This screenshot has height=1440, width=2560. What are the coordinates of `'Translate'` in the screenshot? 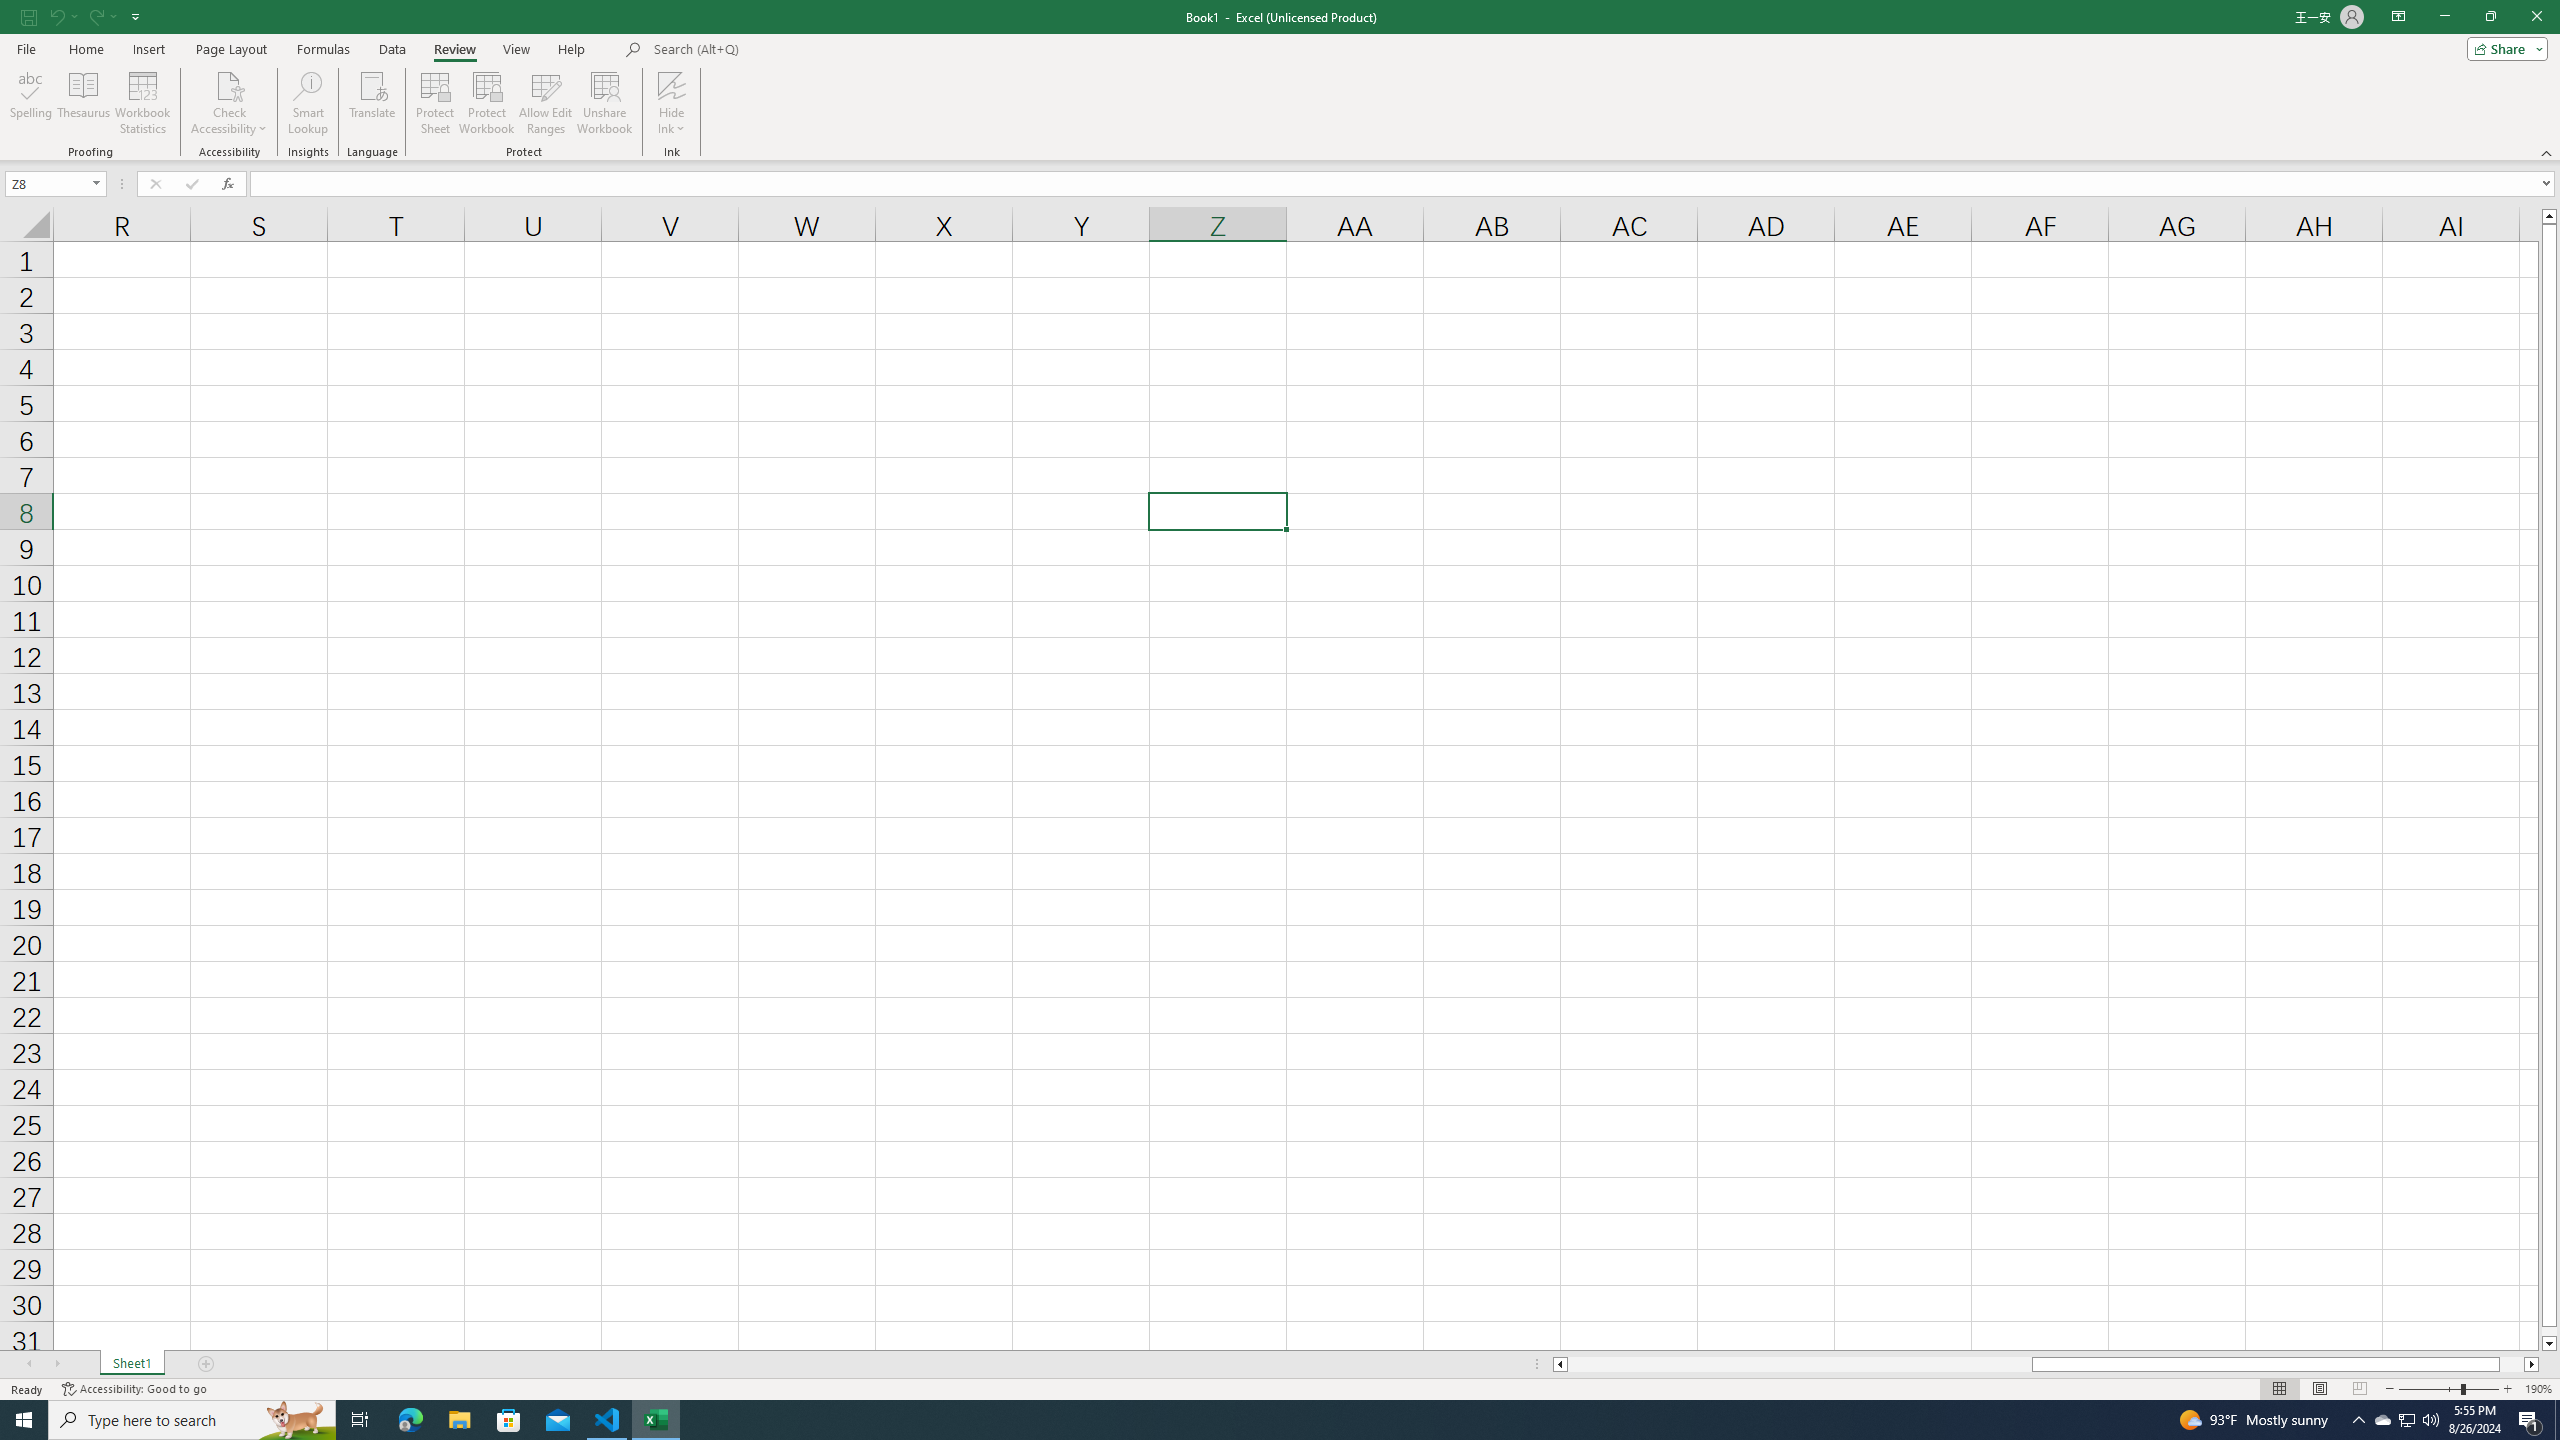 It's located at (371, 103).